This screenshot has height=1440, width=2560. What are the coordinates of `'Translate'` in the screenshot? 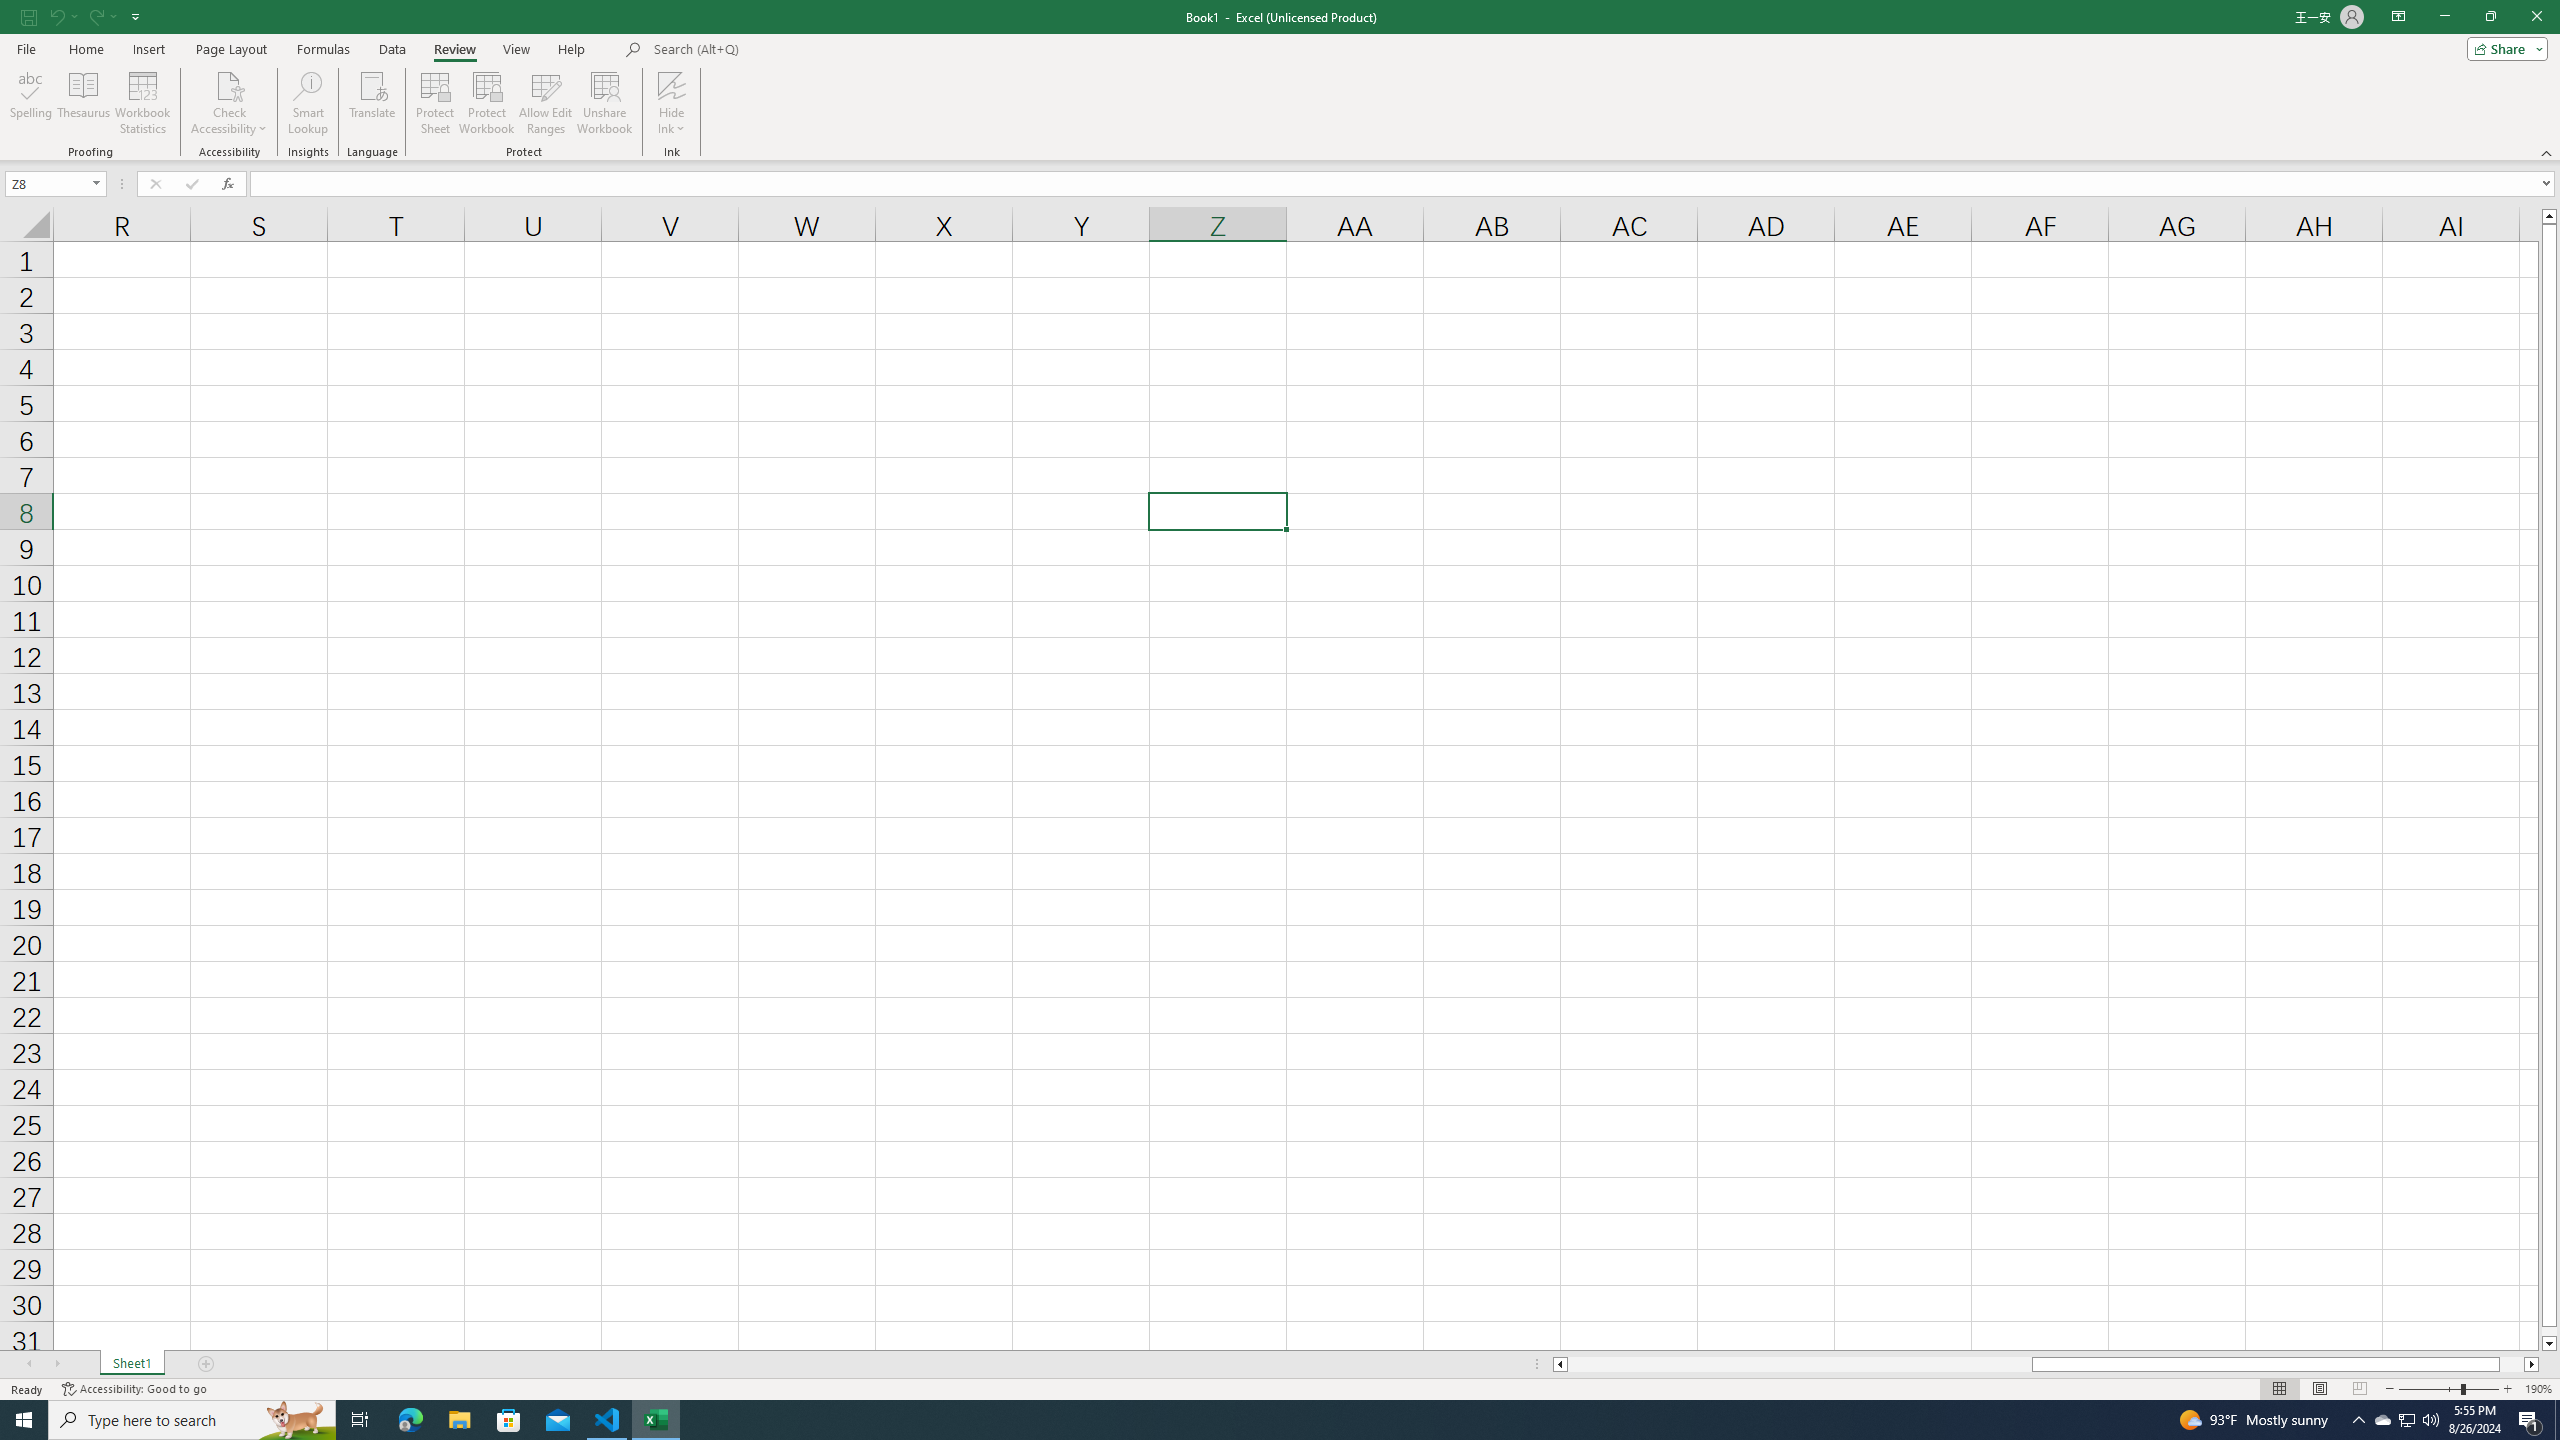 It's located at (371, 103).